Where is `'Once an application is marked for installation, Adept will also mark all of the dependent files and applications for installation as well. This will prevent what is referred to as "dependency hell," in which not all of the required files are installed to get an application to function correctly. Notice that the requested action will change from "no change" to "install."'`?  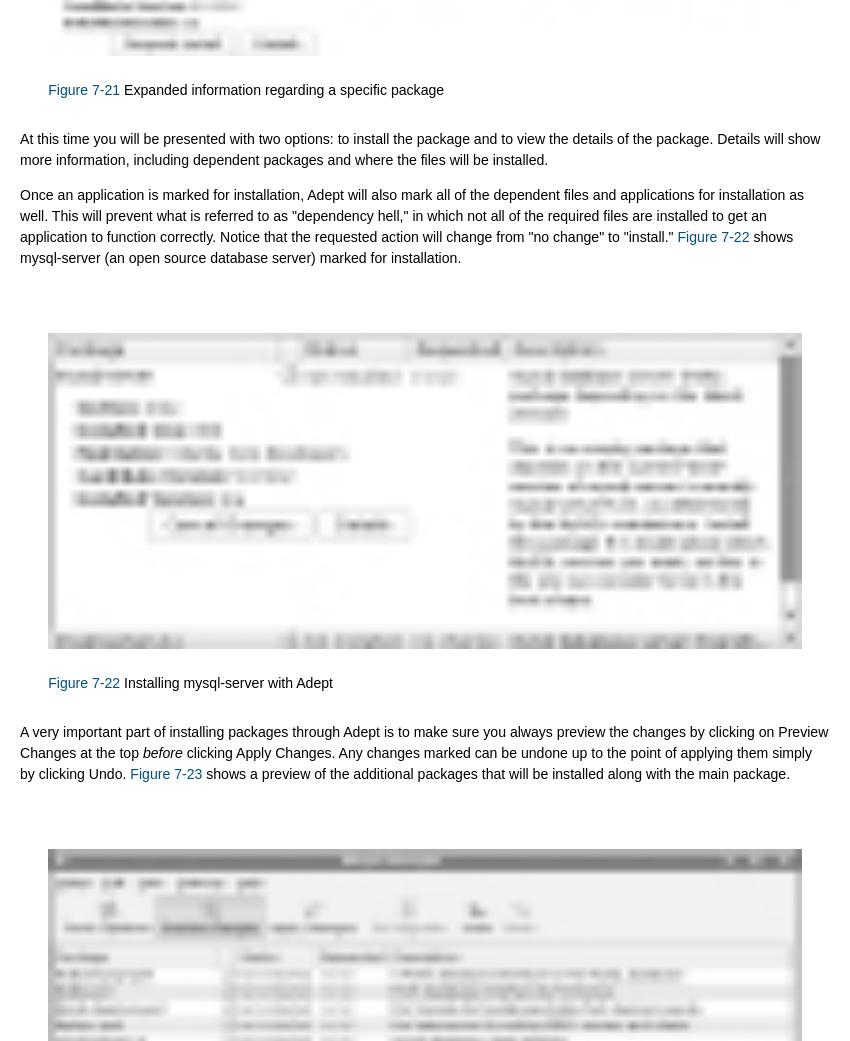 'Once an application is marked for installation, Adept will also mark all of the dependent files and applications for installation as well. This will prevent what is referred to as "dependency hell," in which not all of the required files are installed to get an application to function correctly. Notice that the requested action will change from "no change" to "install."' is located at coordinates (411, 215).